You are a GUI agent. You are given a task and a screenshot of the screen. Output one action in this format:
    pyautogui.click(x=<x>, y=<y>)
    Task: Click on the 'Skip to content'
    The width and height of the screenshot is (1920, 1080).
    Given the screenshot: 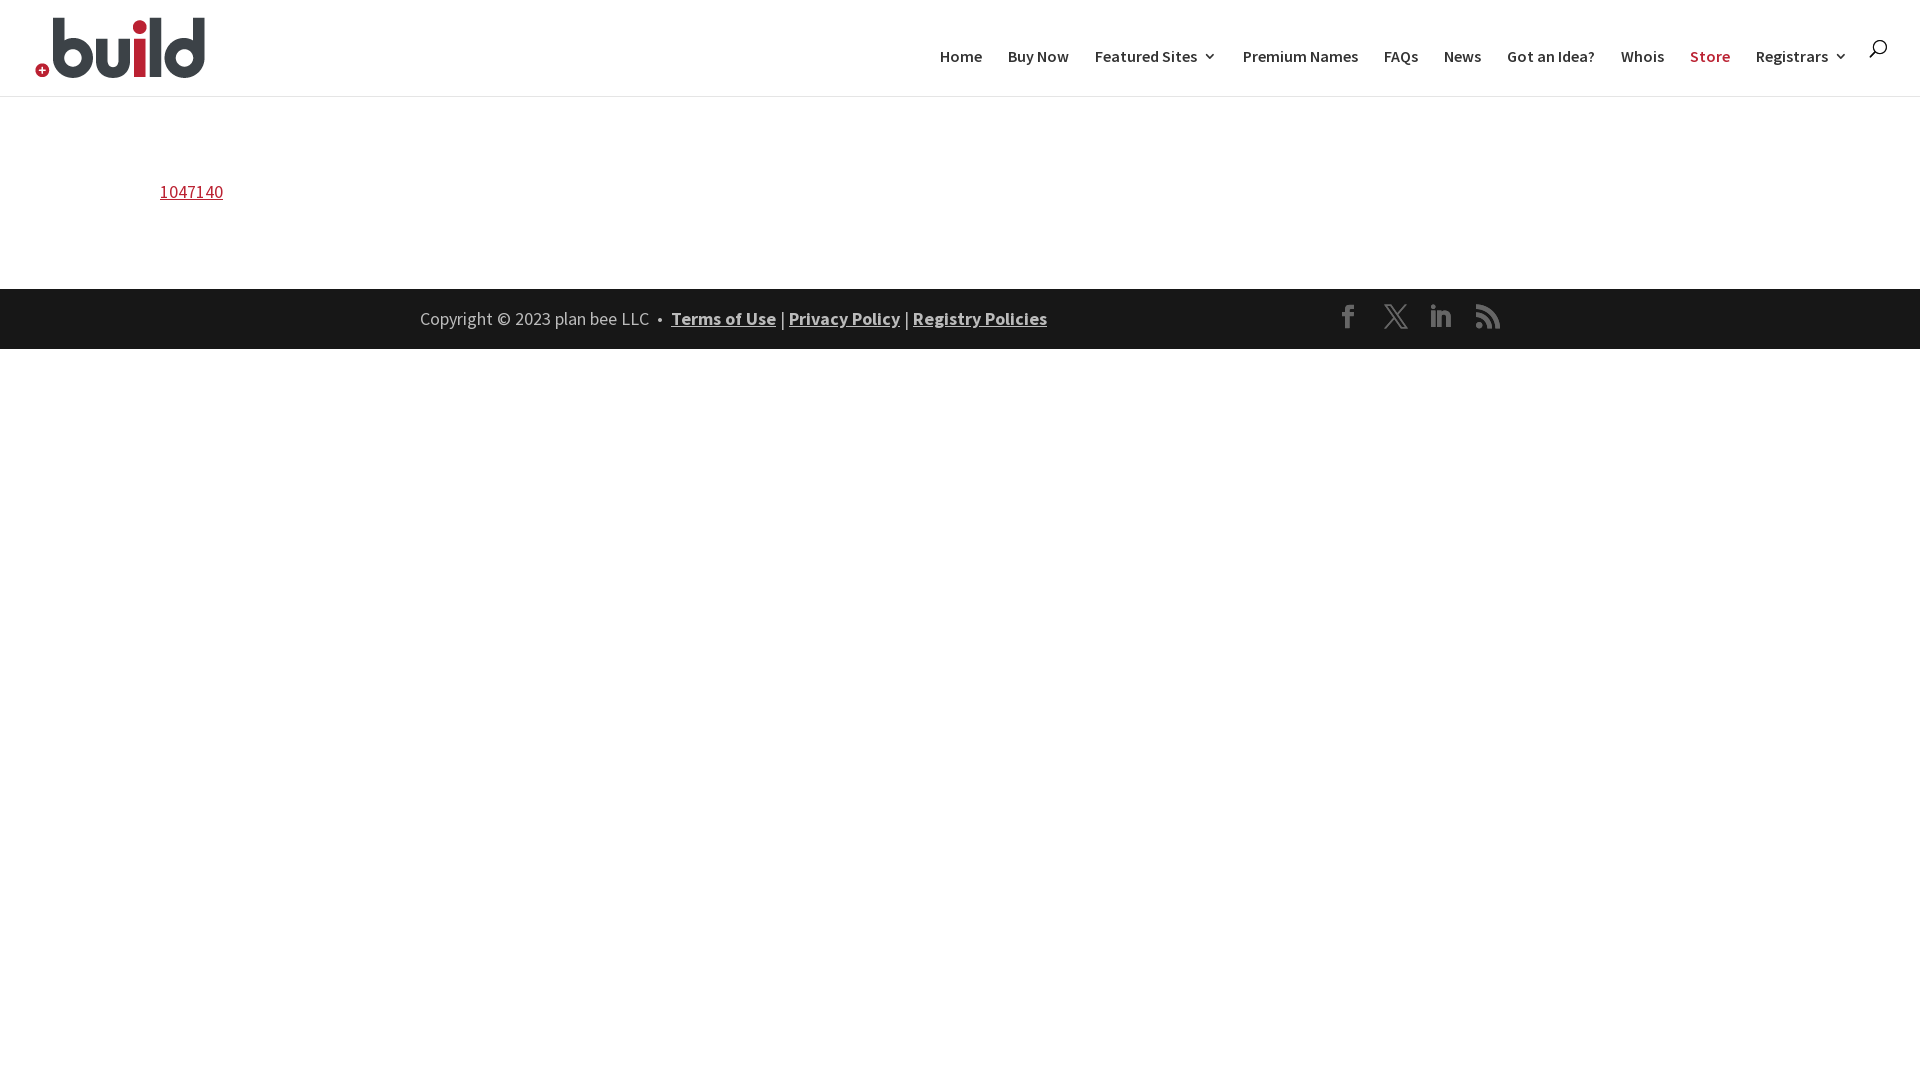 What is the action you would take?
    pyautogui.click(x=0, y=0)
    